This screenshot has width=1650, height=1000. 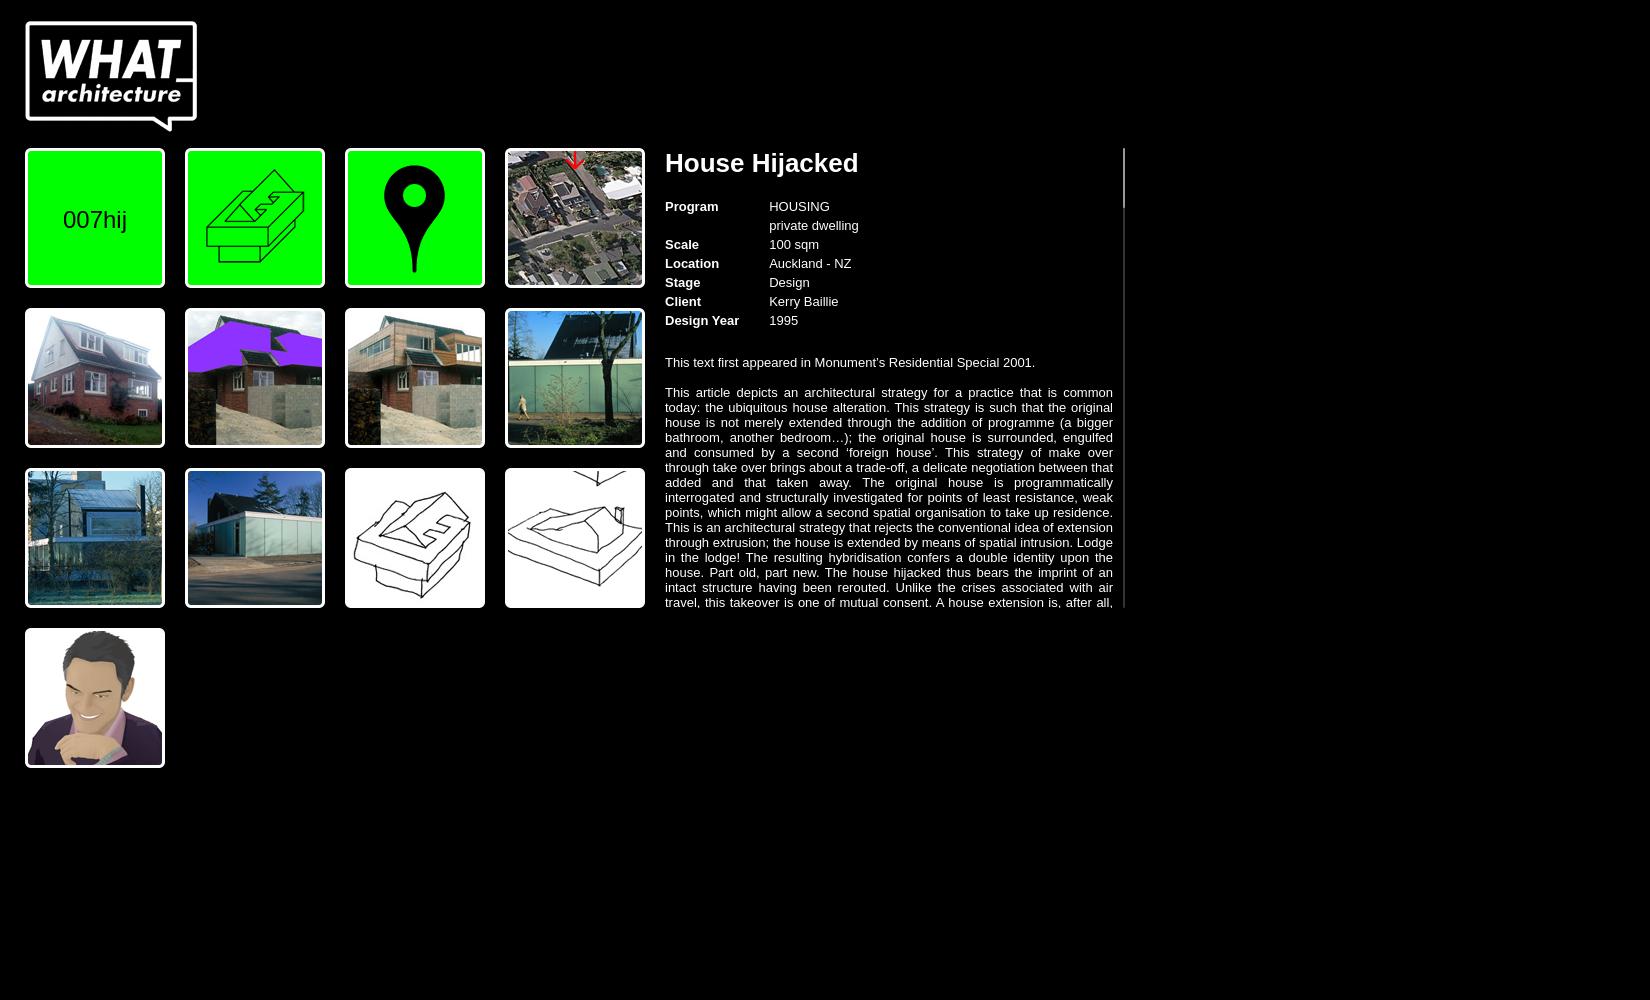 What do you see at coordinates (663, 243) in the screenshot?
I see `'Scale'` at bounding box center [663, 243].